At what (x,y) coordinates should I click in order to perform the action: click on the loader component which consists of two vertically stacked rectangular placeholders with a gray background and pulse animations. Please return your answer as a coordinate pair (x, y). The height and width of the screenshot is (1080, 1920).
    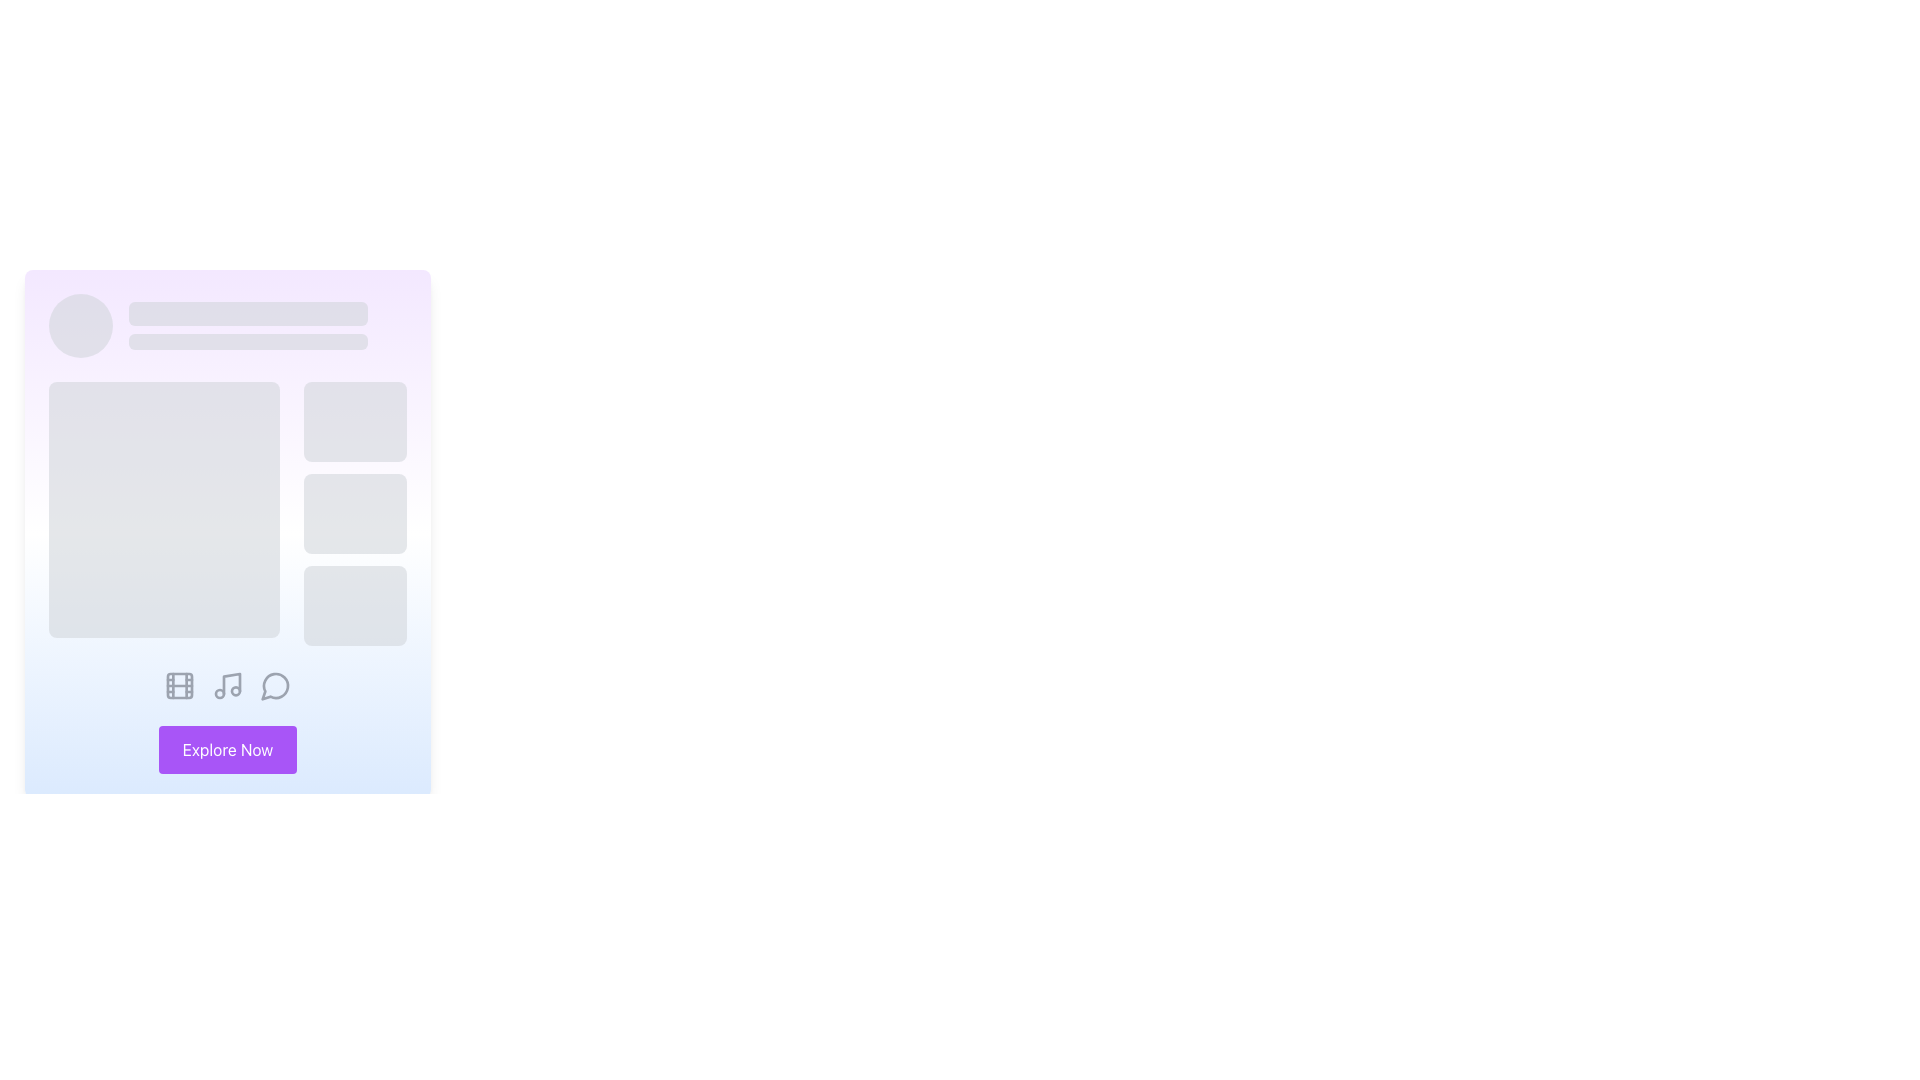
    Looking at the image, I should click on (247, 325).